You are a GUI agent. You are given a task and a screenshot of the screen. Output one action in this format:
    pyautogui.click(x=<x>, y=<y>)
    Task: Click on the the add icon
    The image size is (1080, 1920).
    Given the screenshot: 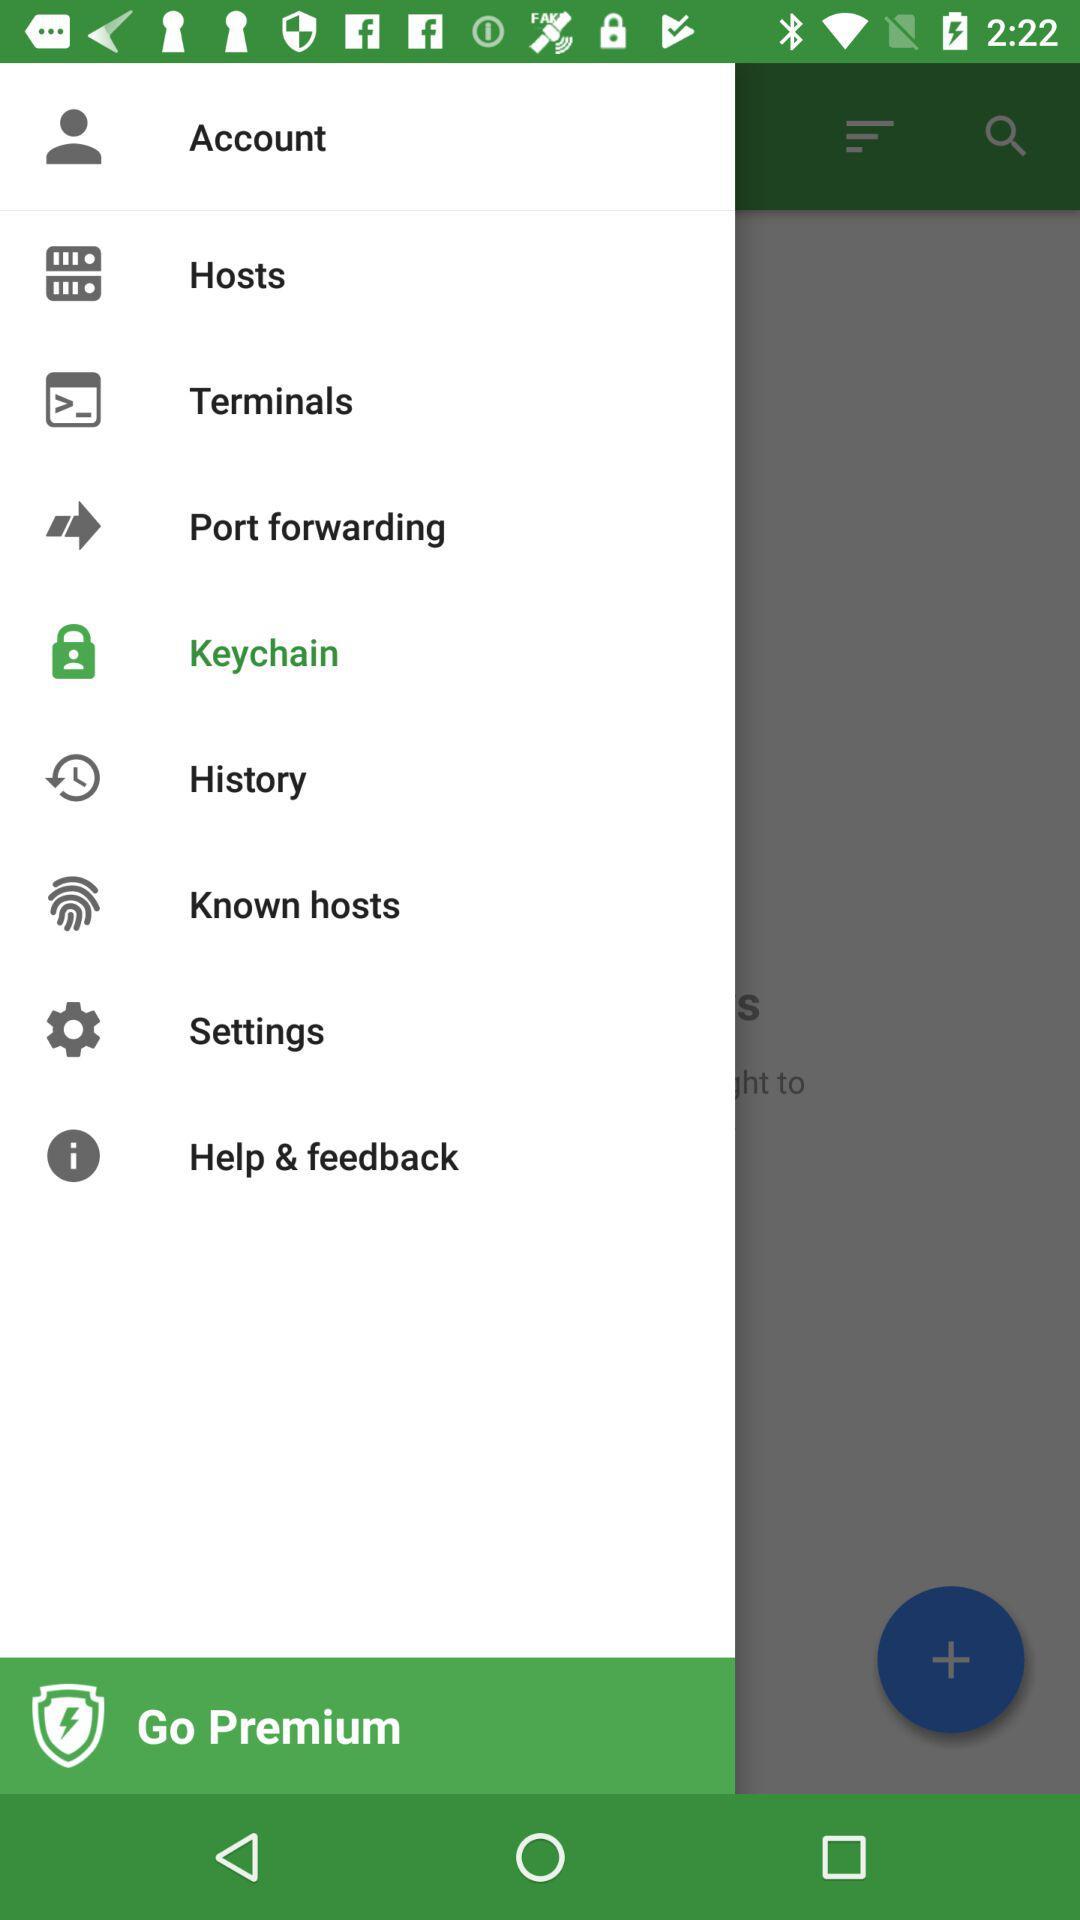 What is the action you would take?
    pyautogui.click(x=950, y=1659)
    